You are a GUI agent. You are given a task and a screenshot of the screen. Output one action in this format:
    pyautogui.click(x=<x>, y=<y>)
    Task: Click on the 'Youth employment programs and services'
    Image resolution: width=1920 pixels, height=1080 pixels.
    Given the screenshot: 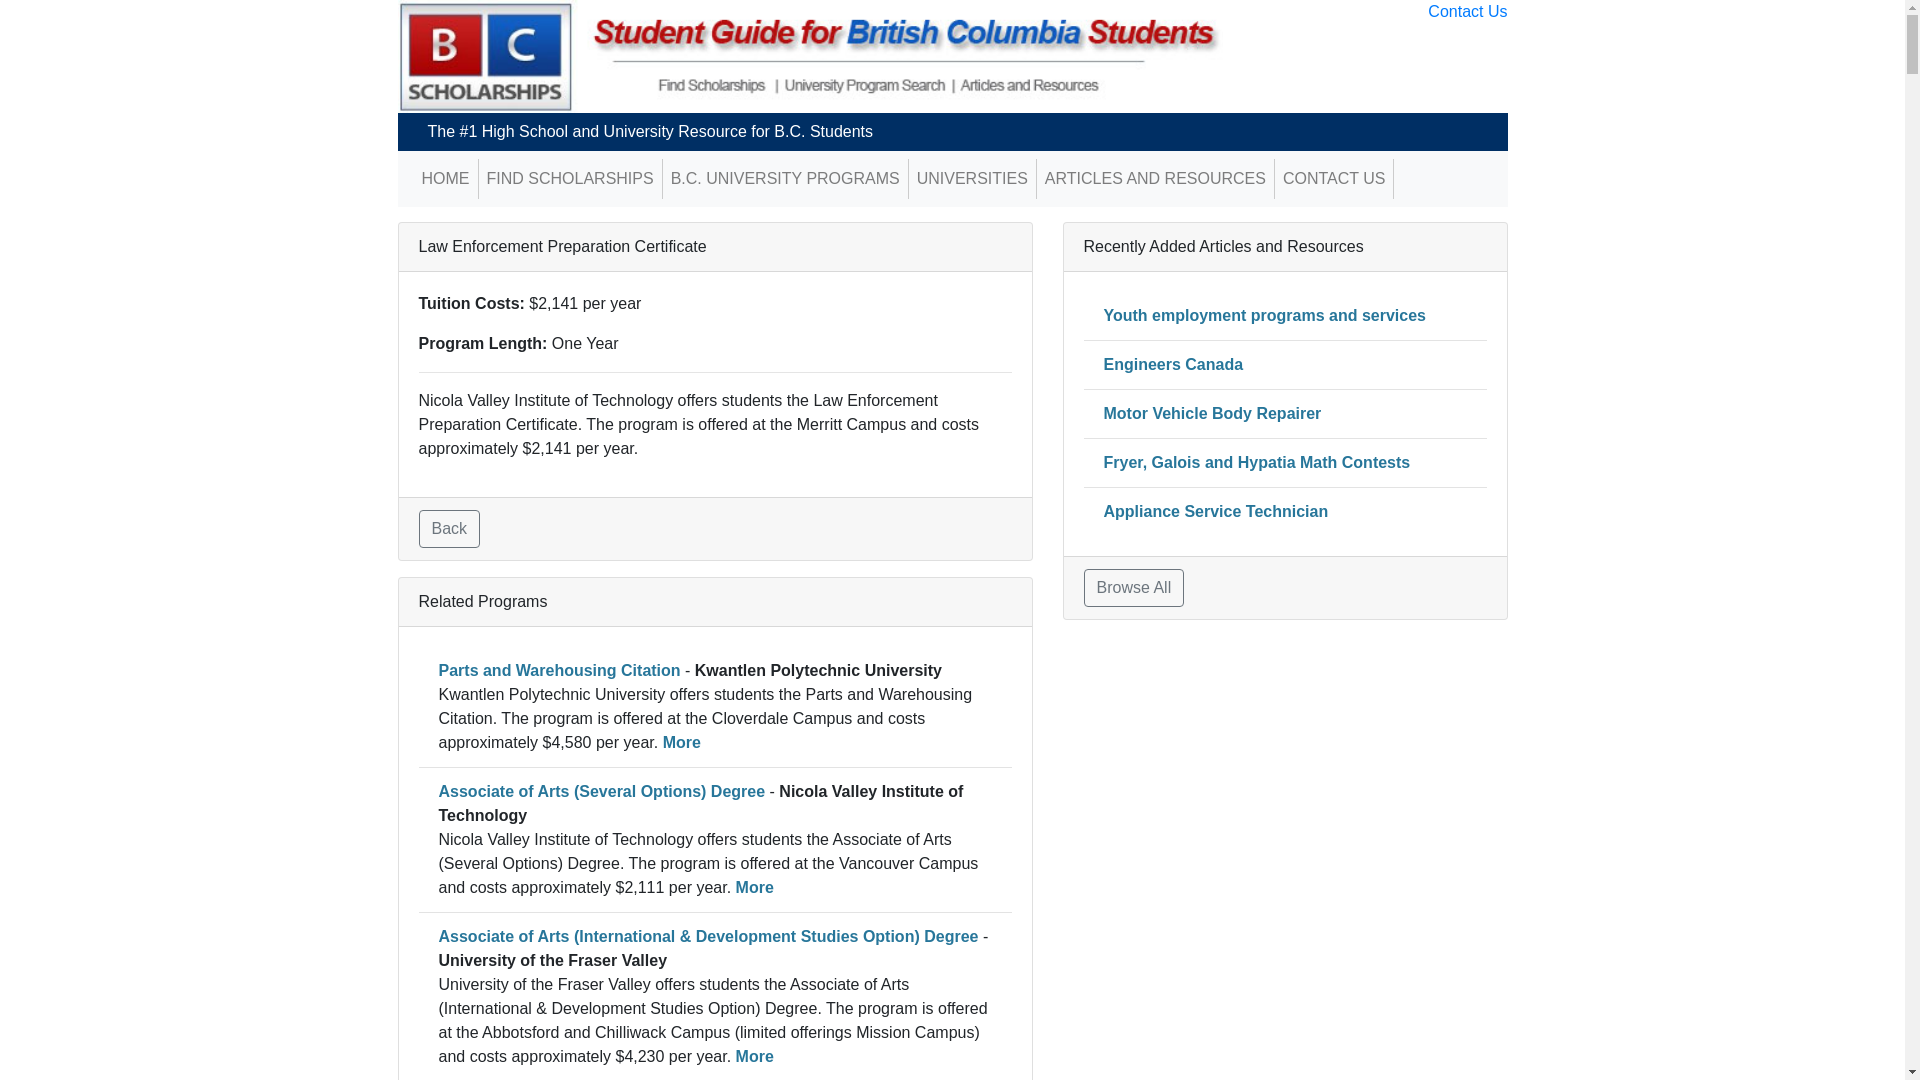 What is the action you would take?
    pyautogui.click(x=1264, y=315)
    